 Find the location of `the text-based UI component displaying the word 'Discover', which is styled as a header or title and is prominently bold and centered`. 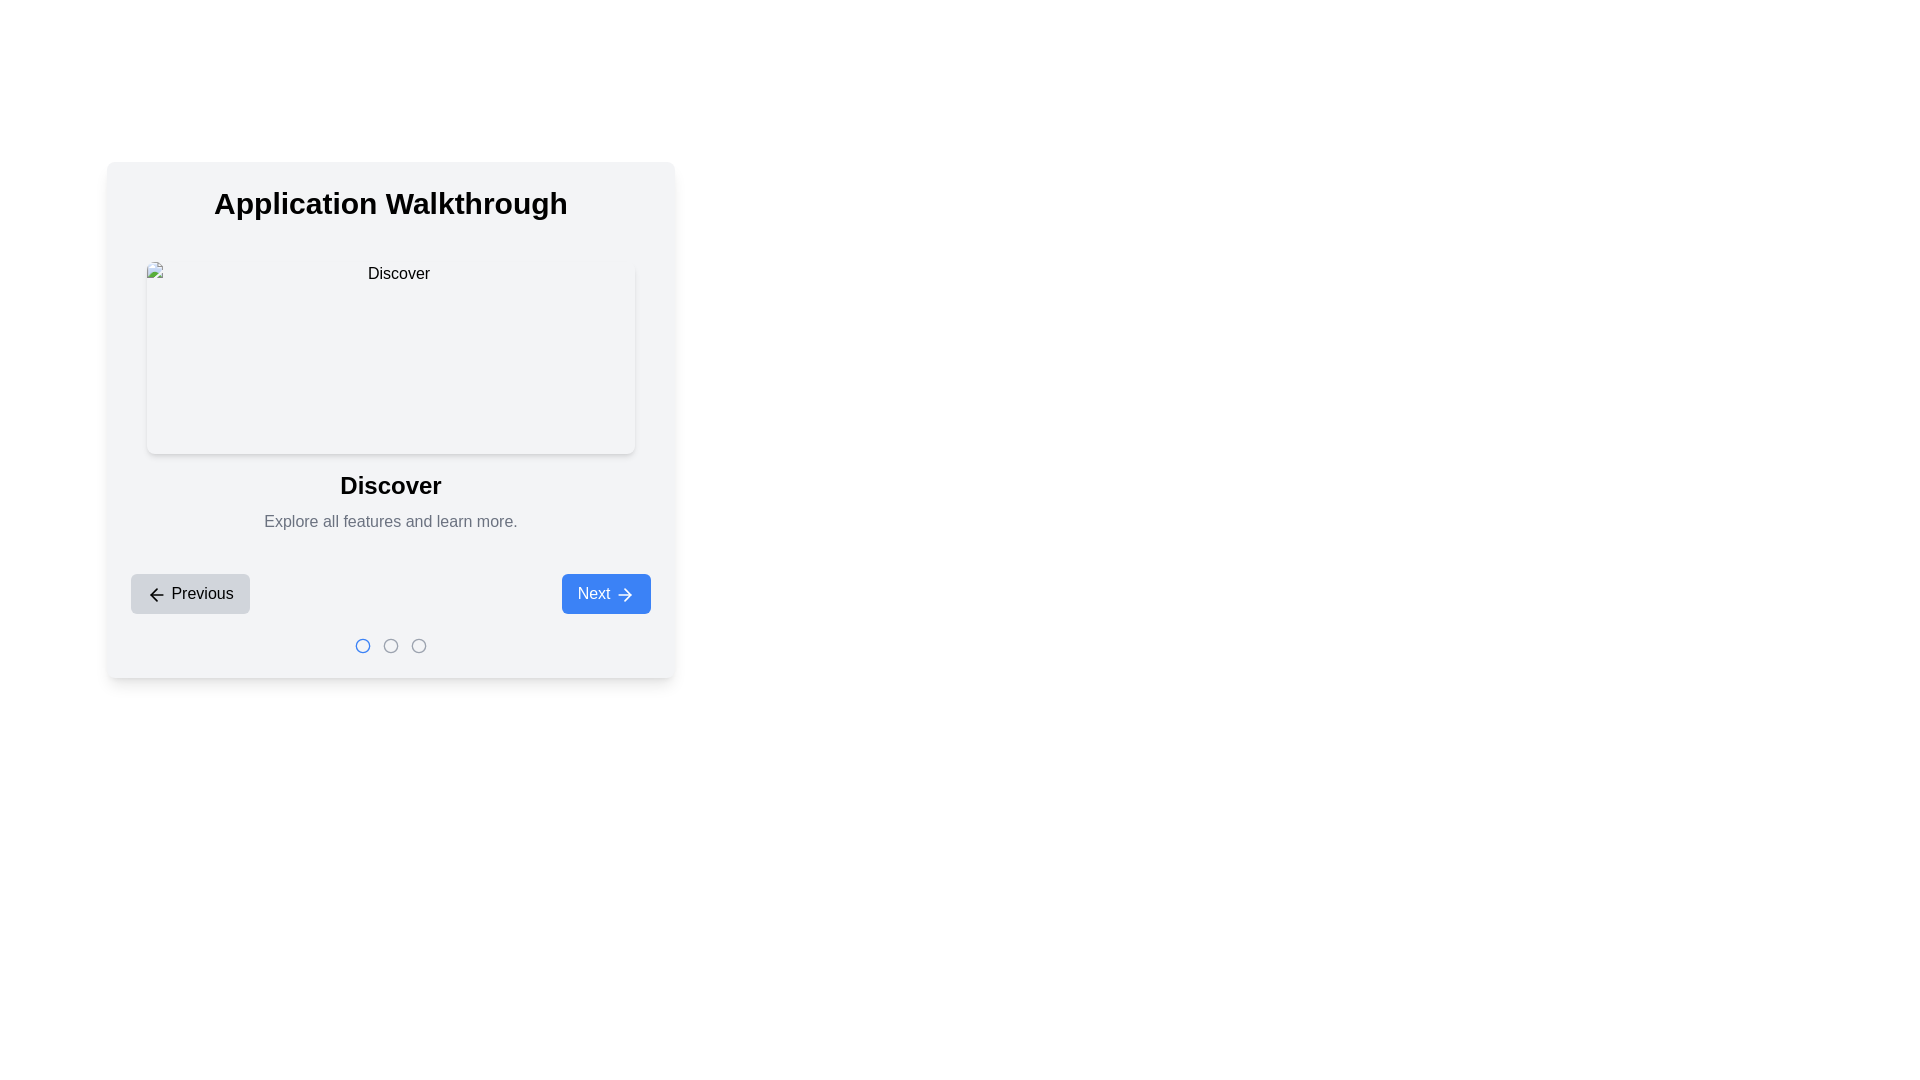

the text-based UI component displaying the word 'Discover', which is styled as a header or title and is prominently bold and centered is located at coordinates (390, 486).